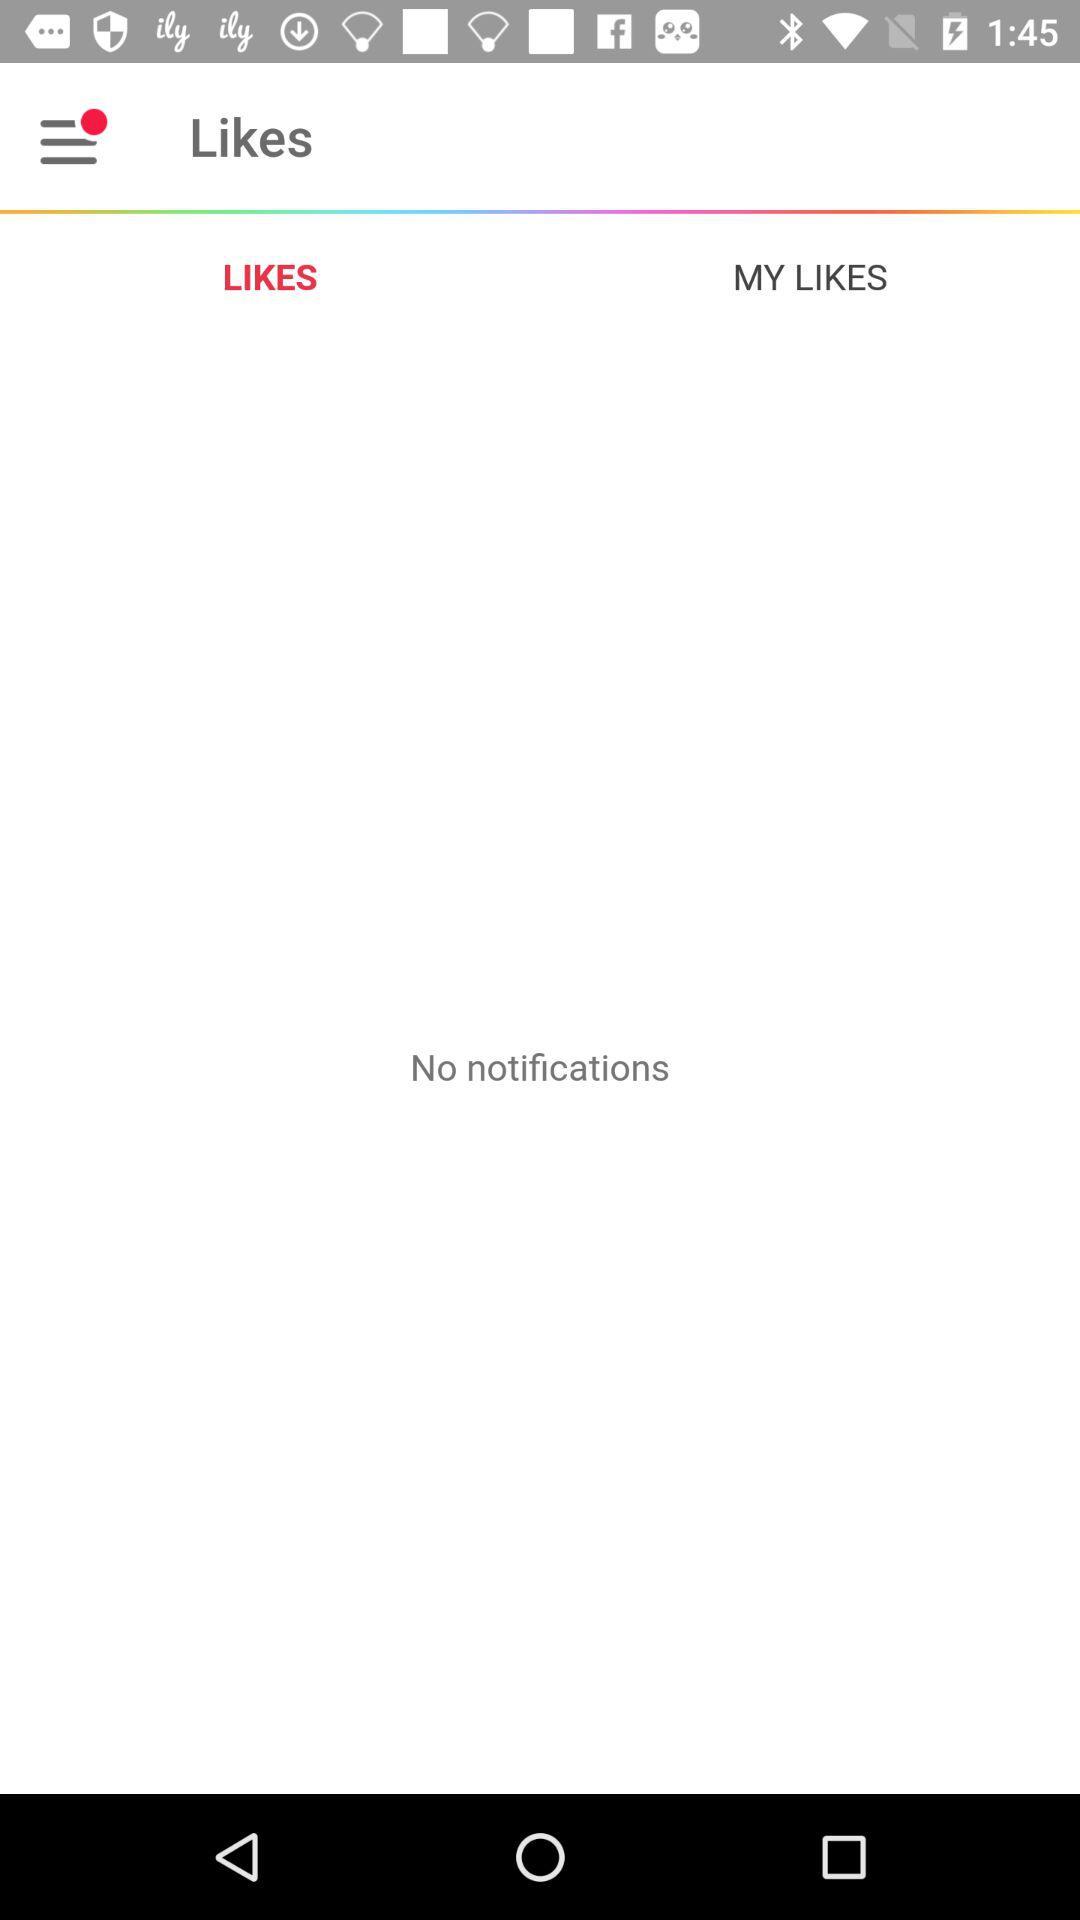 This screenshot has width=1080, height=1920. Describe the element at coordinates (72, 135) in the screenshot. I see `see your profile` at that location.